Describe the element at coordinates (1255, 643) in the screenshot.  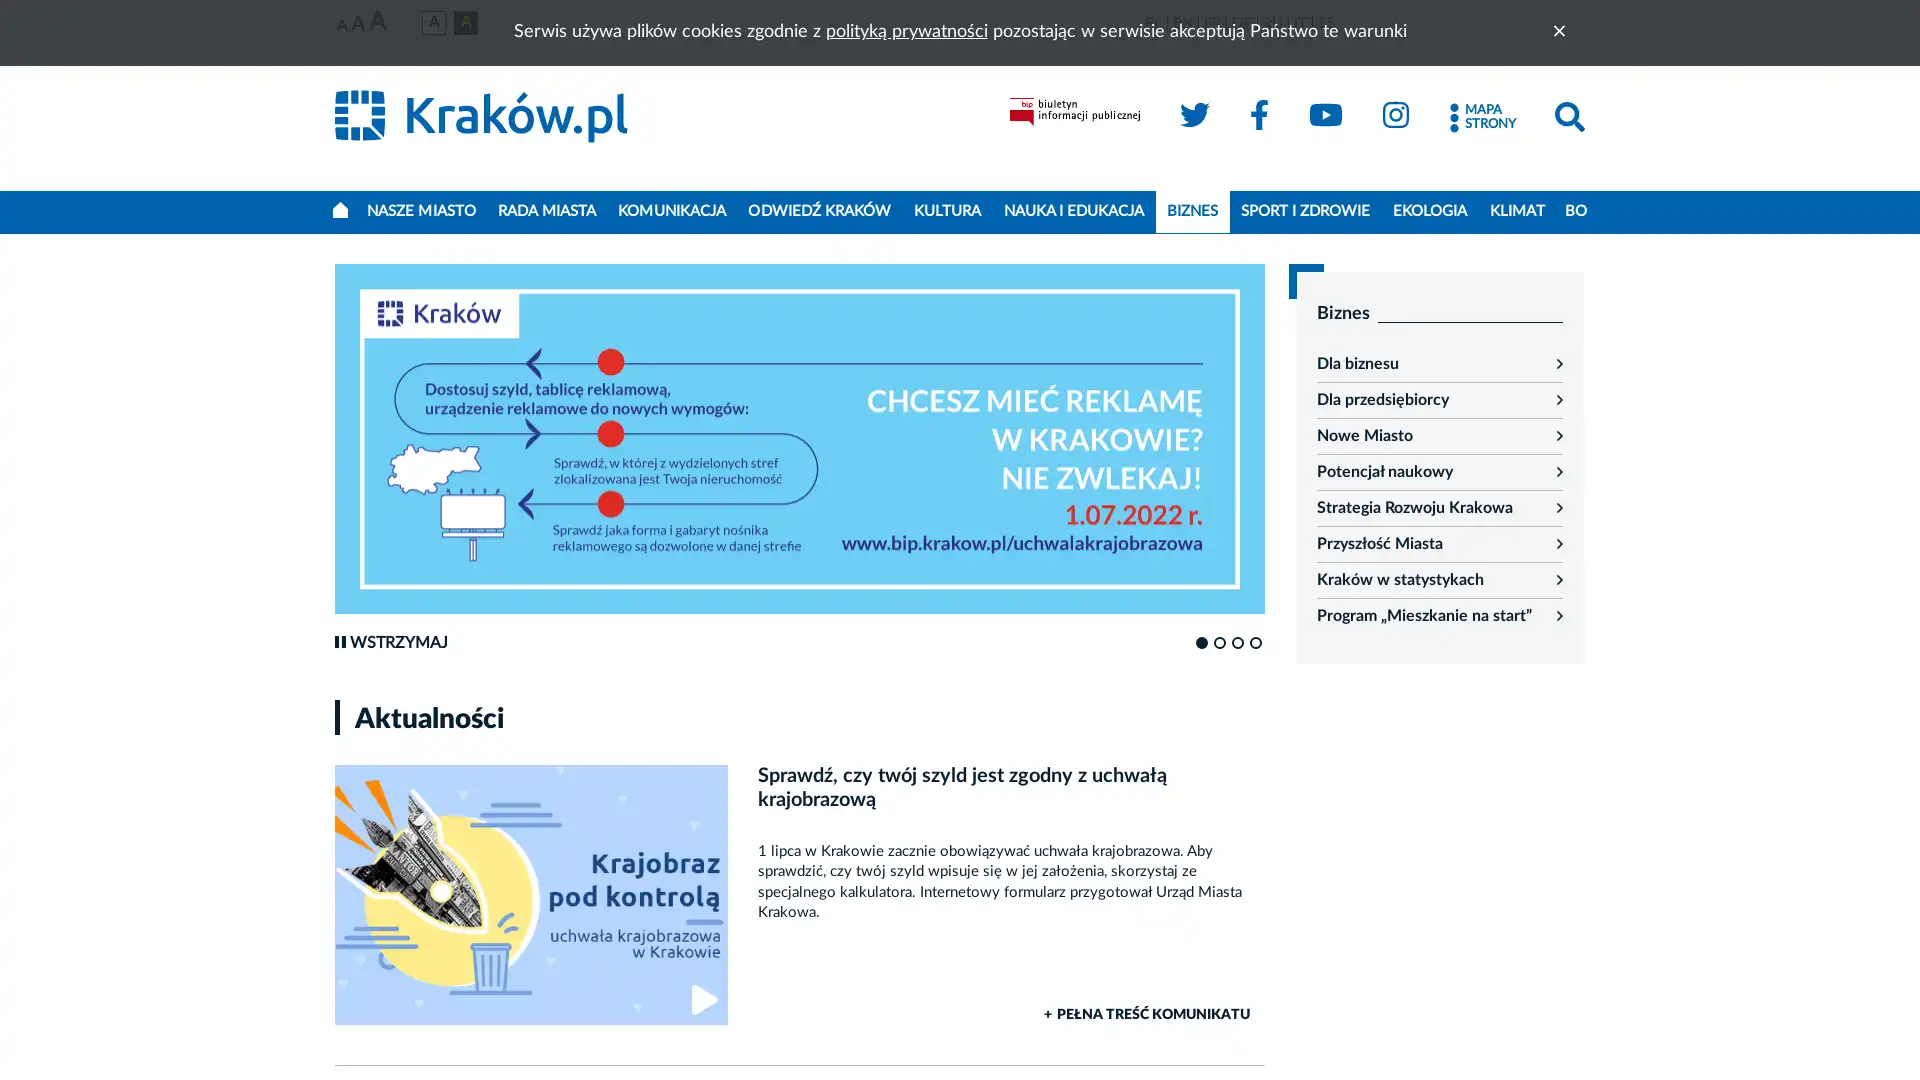
I see `Go to slide 4` at that location.